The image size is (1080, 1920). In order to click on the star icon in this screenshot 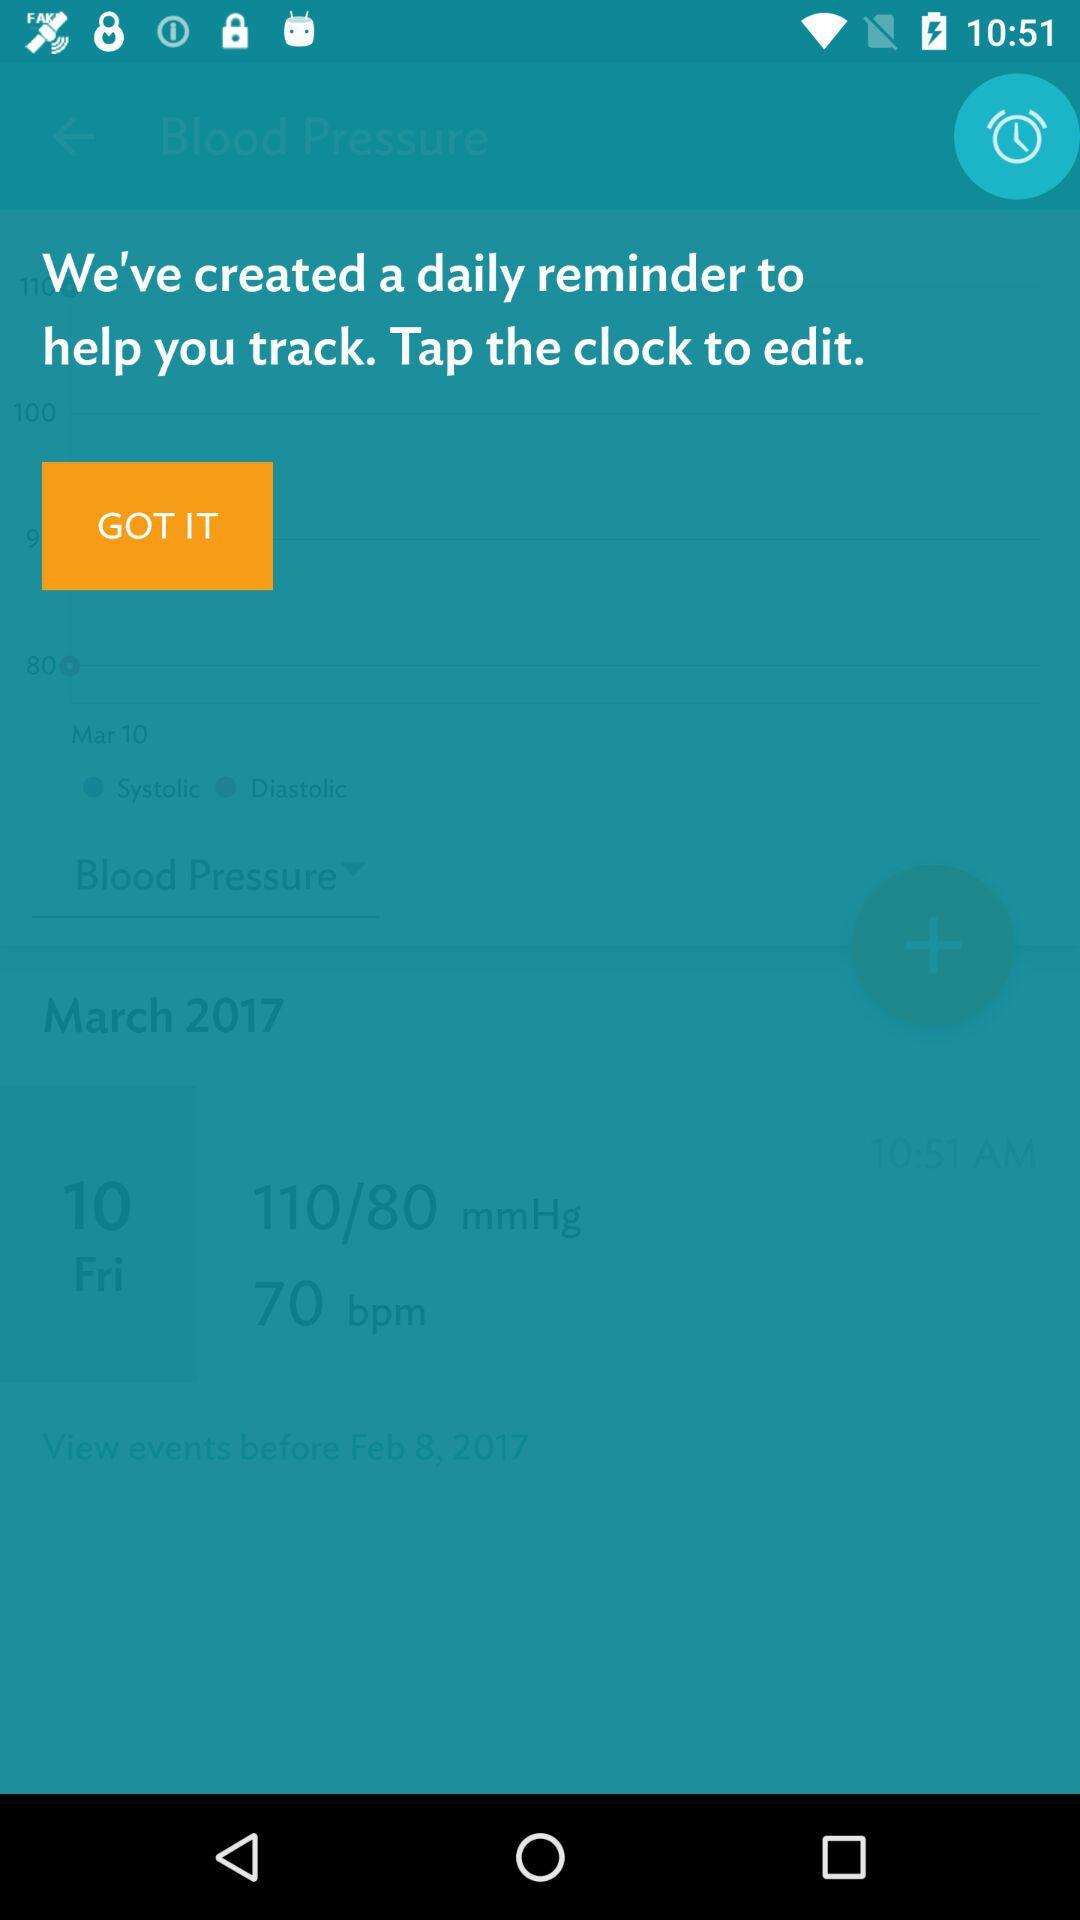, I will do `click(933, 951)`.